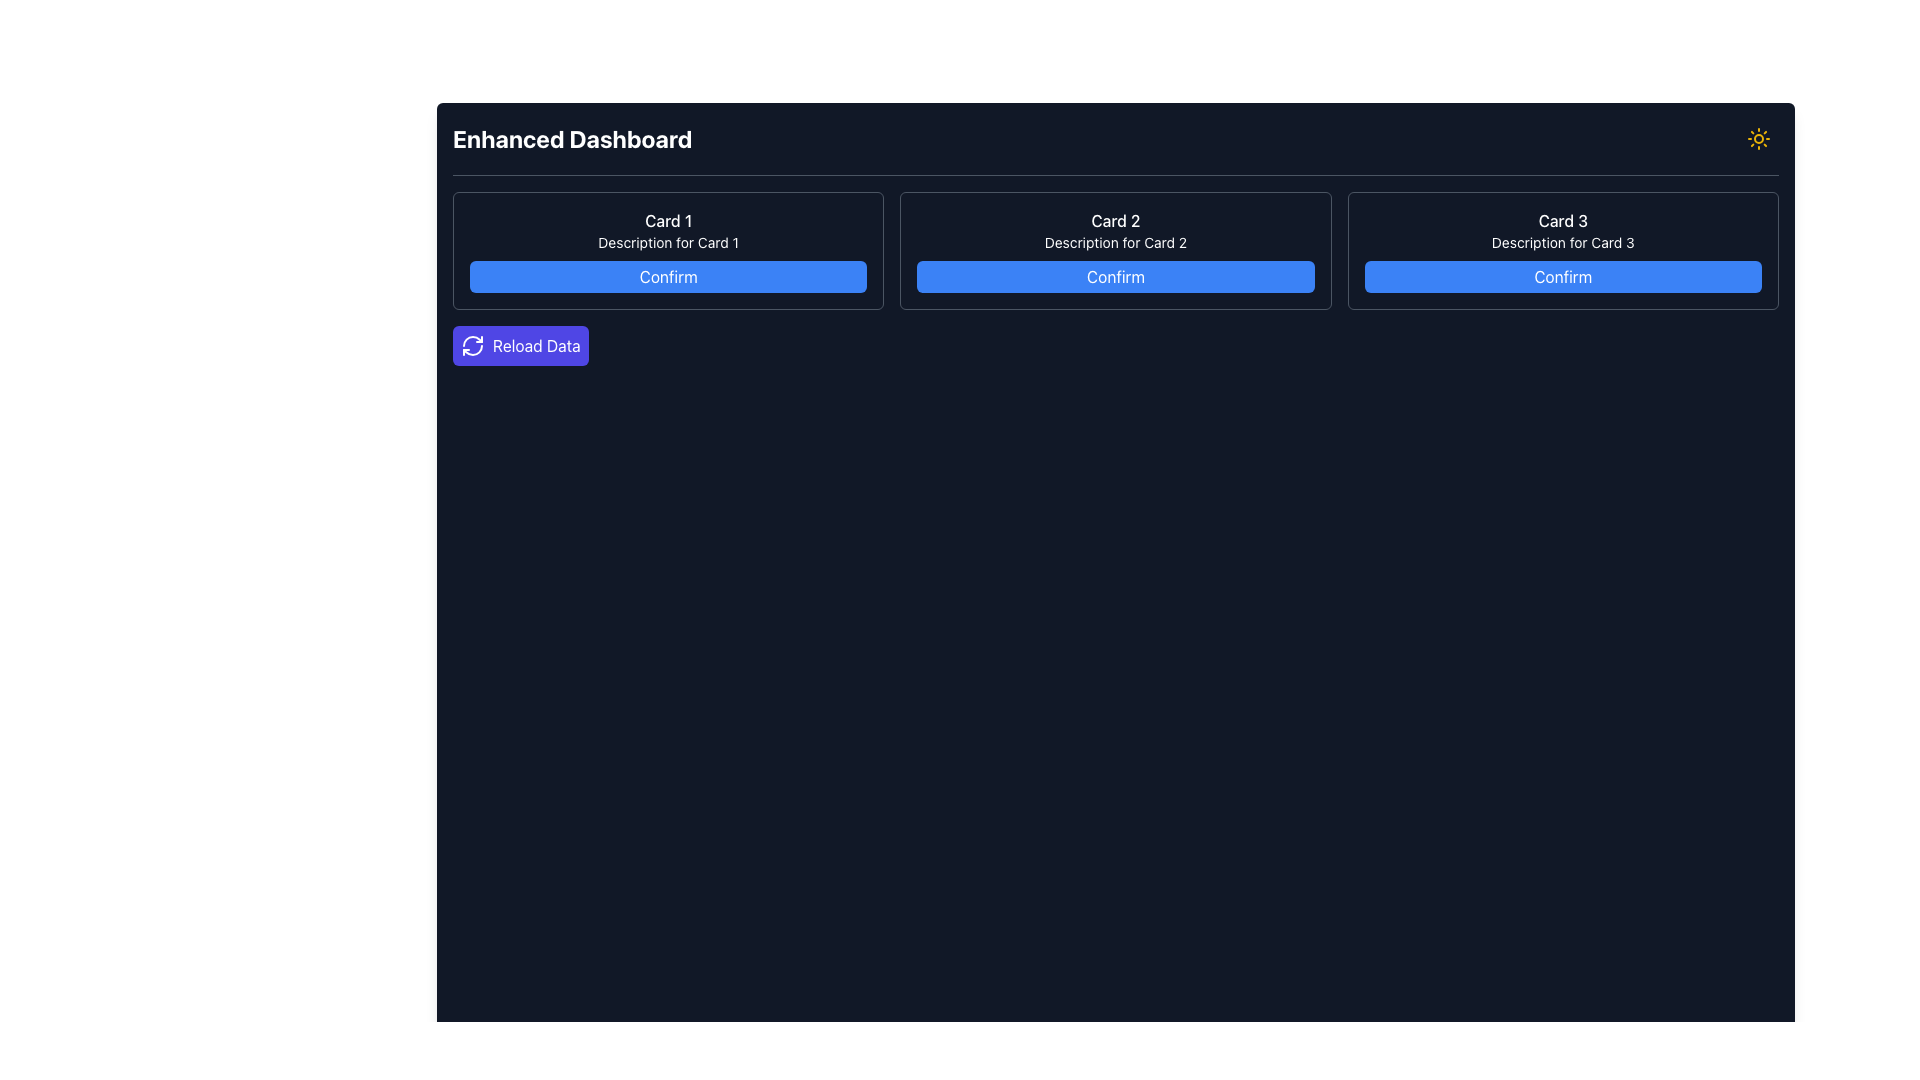 The width and height of the screenshot is (1920, 1080). I want to click on the refresh button located at the bottom-left corner of the section containing three cards, below 'Card 1', to reload the displayed data, so click(520, 345).